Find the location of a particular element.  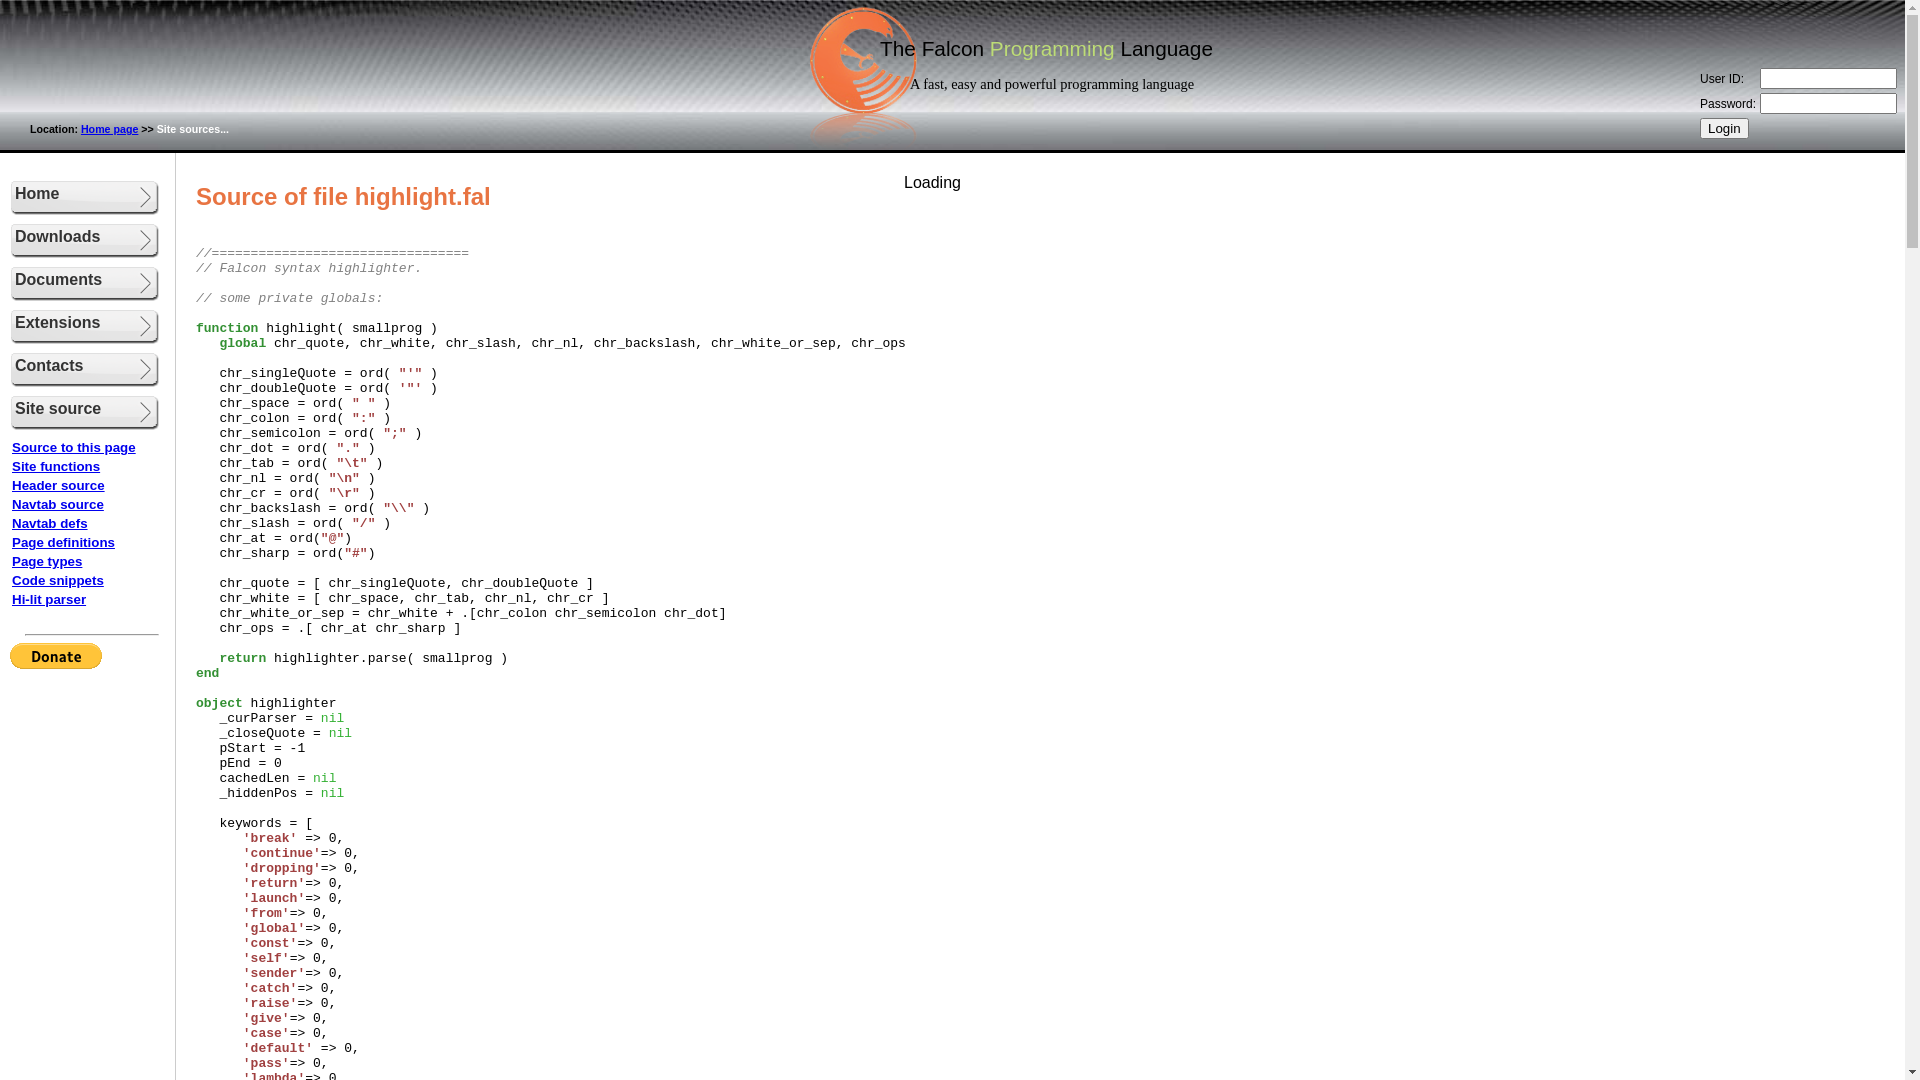

'Navtab source' is located at coordinates (12, 503).